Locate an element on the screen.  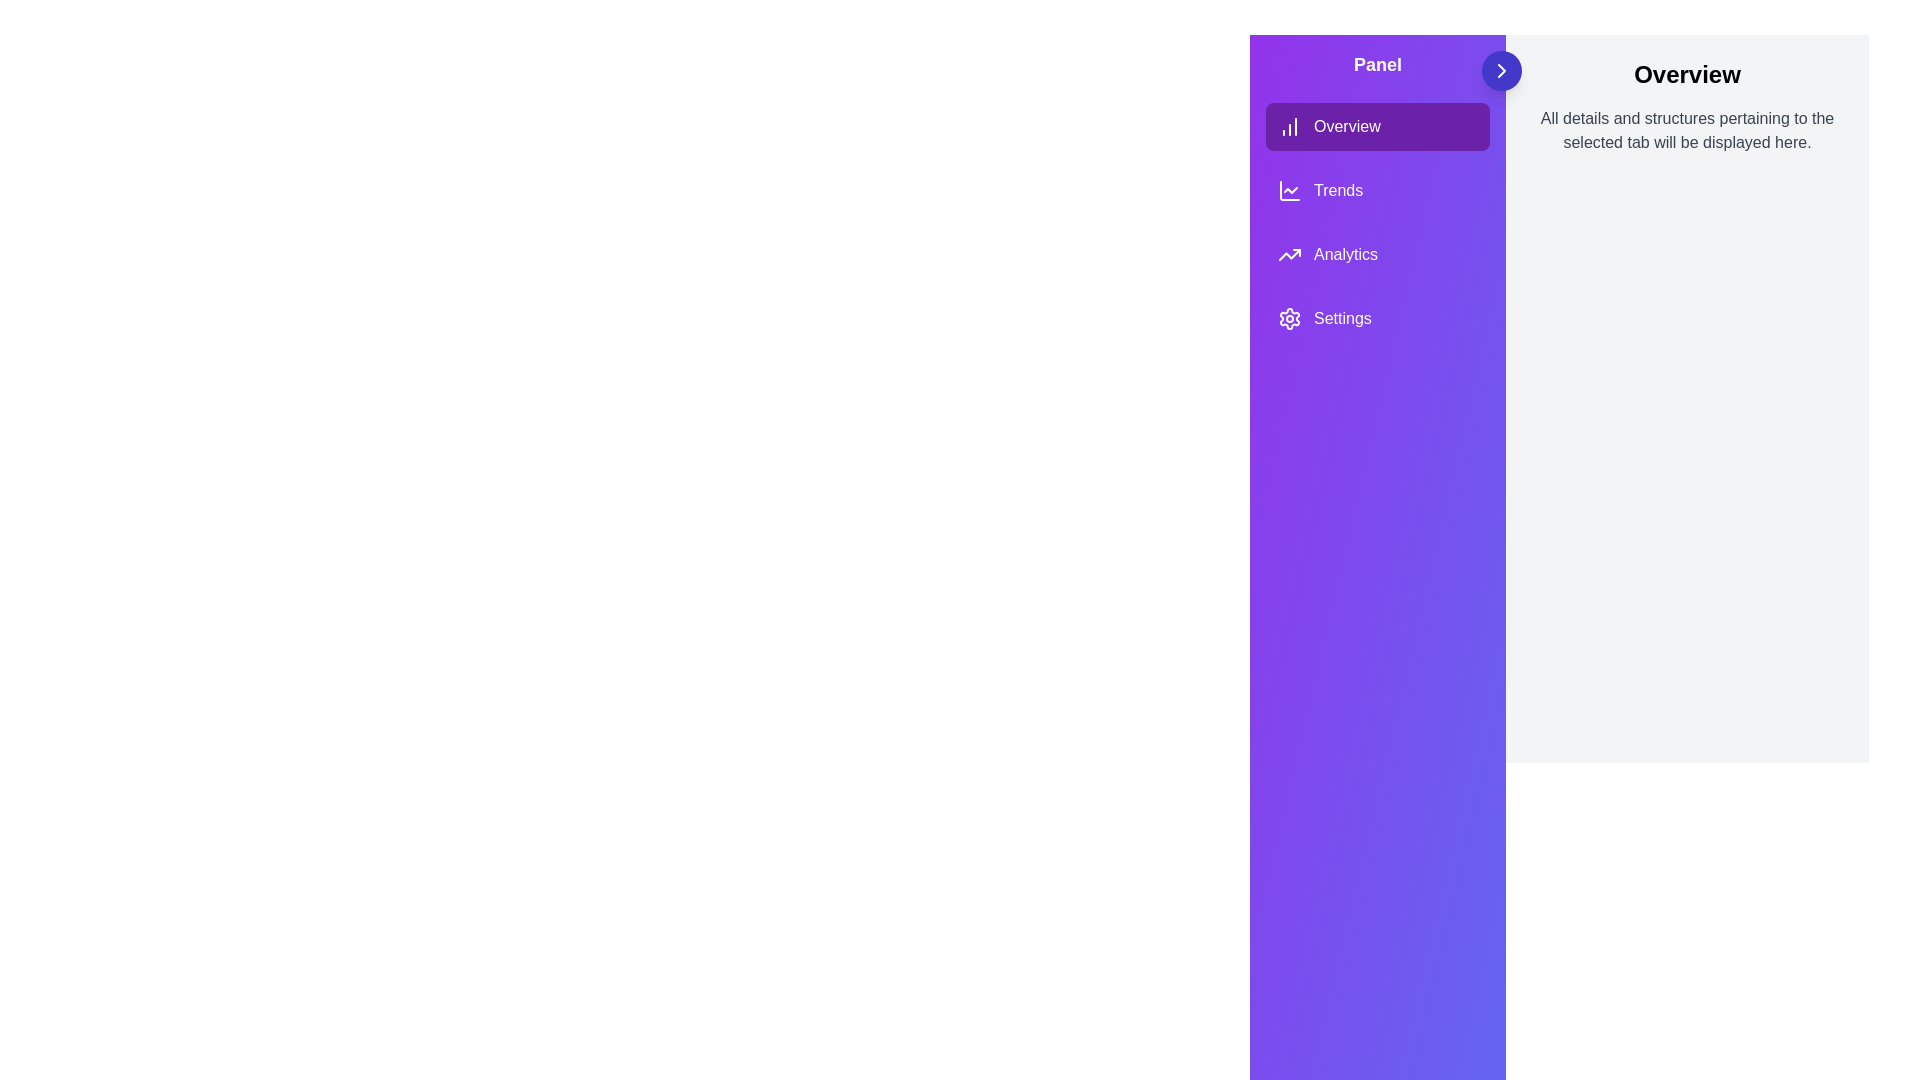
the tab labeled Settings from the menu is located at coordinates (1376, 318).